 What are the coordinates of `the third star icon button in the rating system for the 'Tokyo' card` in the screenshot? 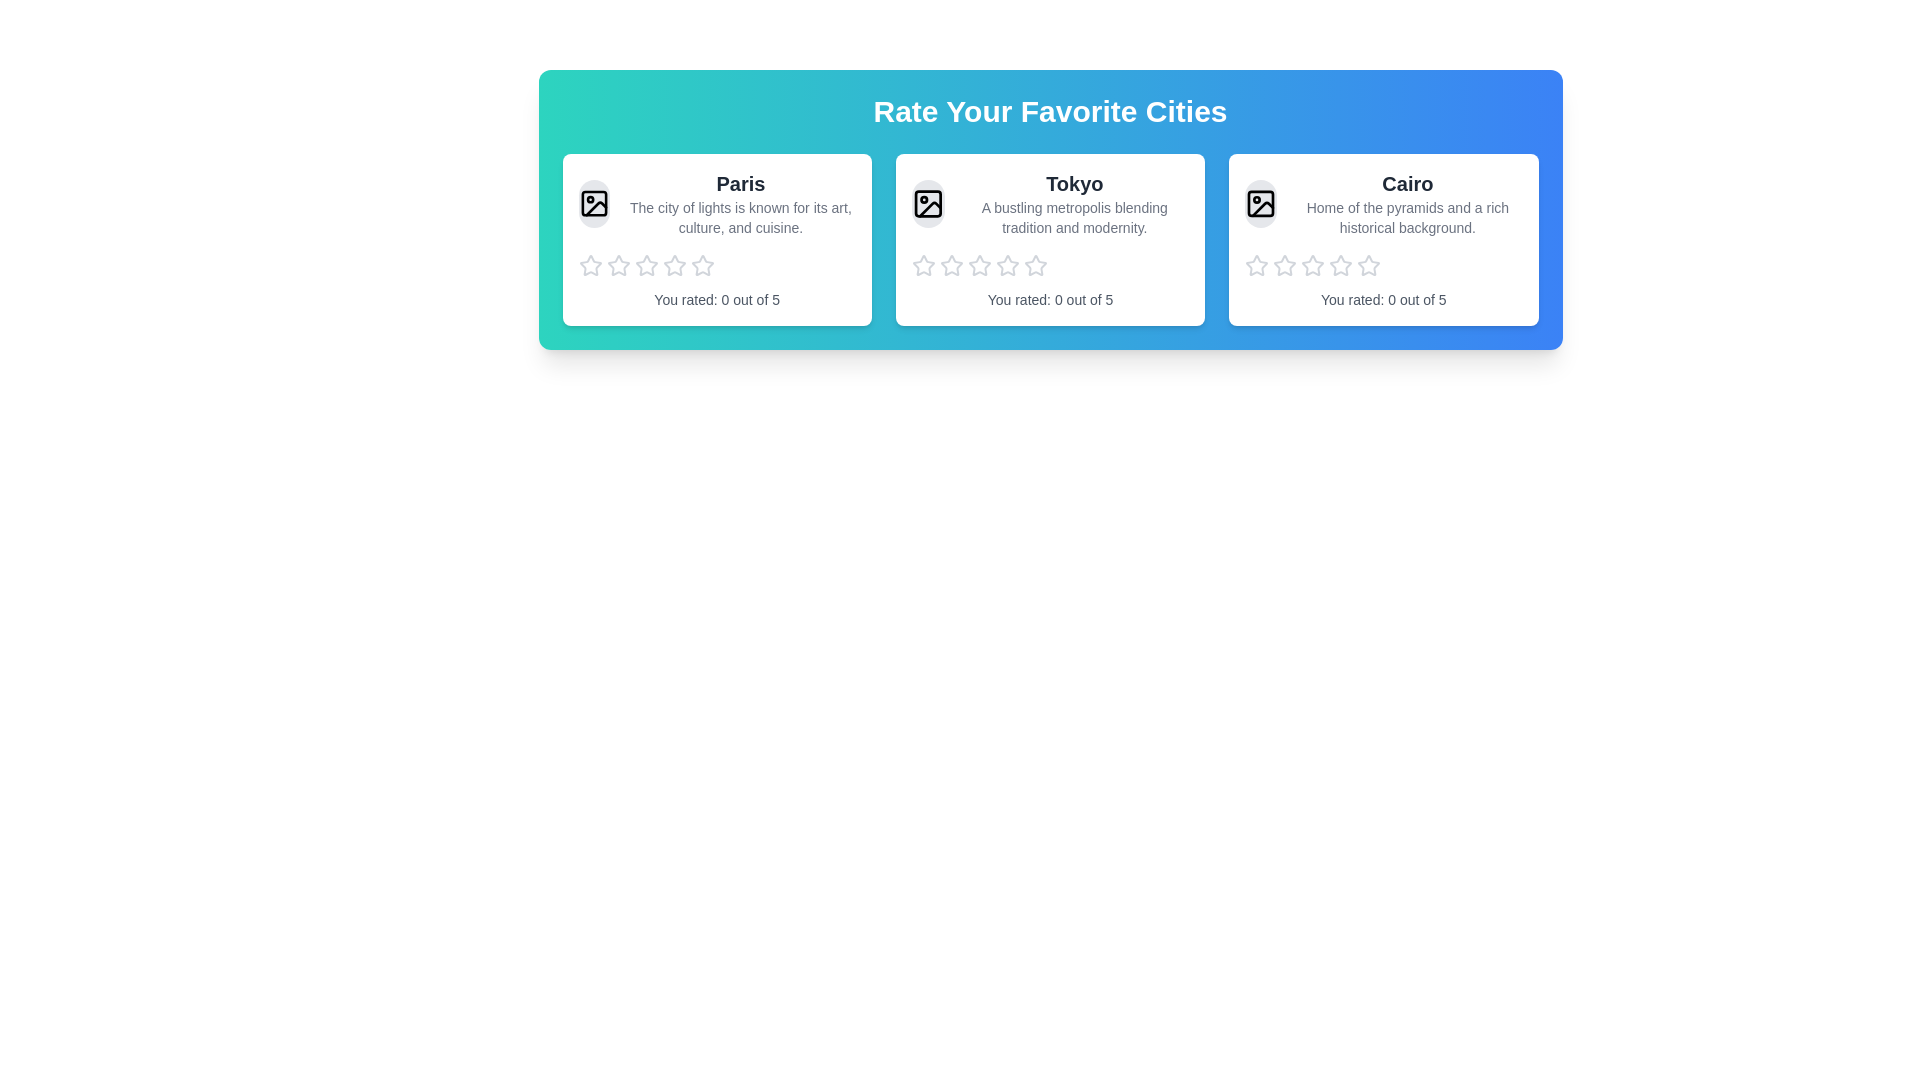 It's located at (979, 265).